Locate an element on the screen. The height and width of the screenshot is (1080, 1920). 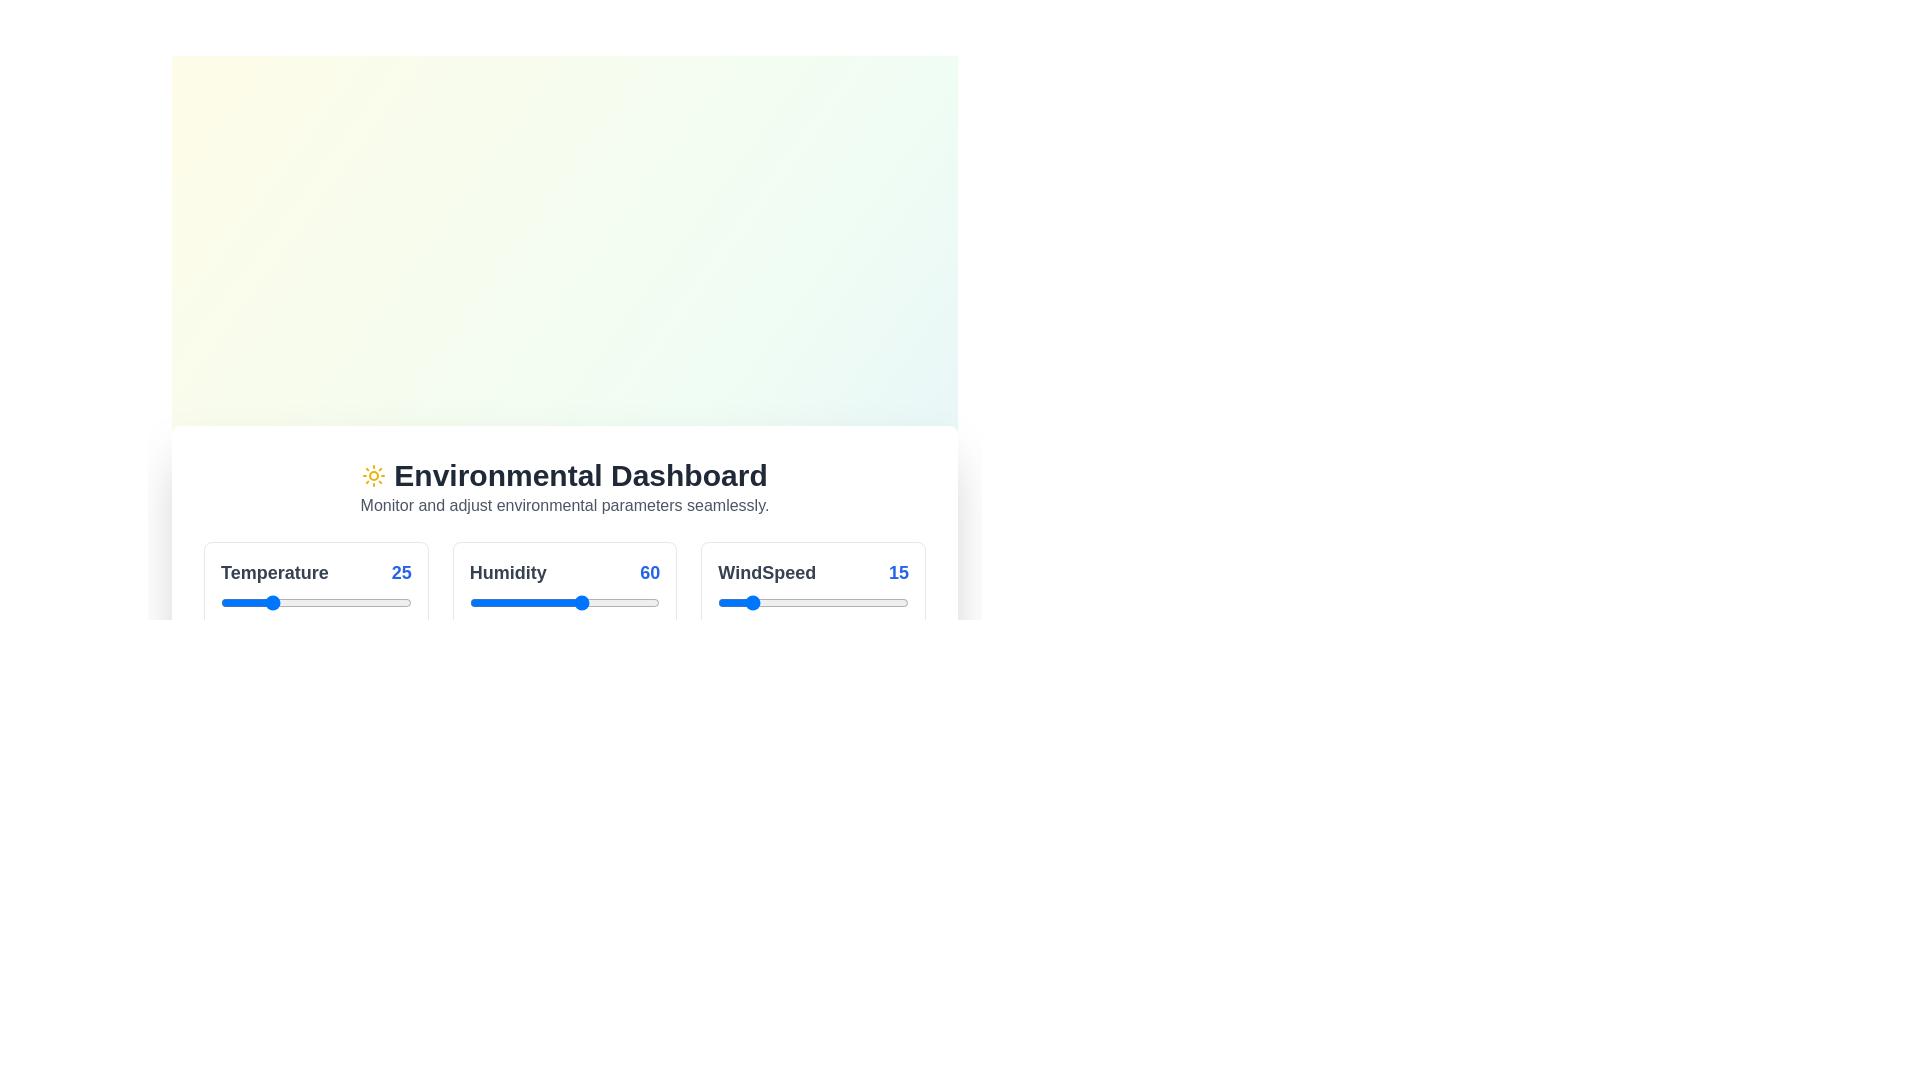
the Wind Speed slider is located at coordinates (844, 601).